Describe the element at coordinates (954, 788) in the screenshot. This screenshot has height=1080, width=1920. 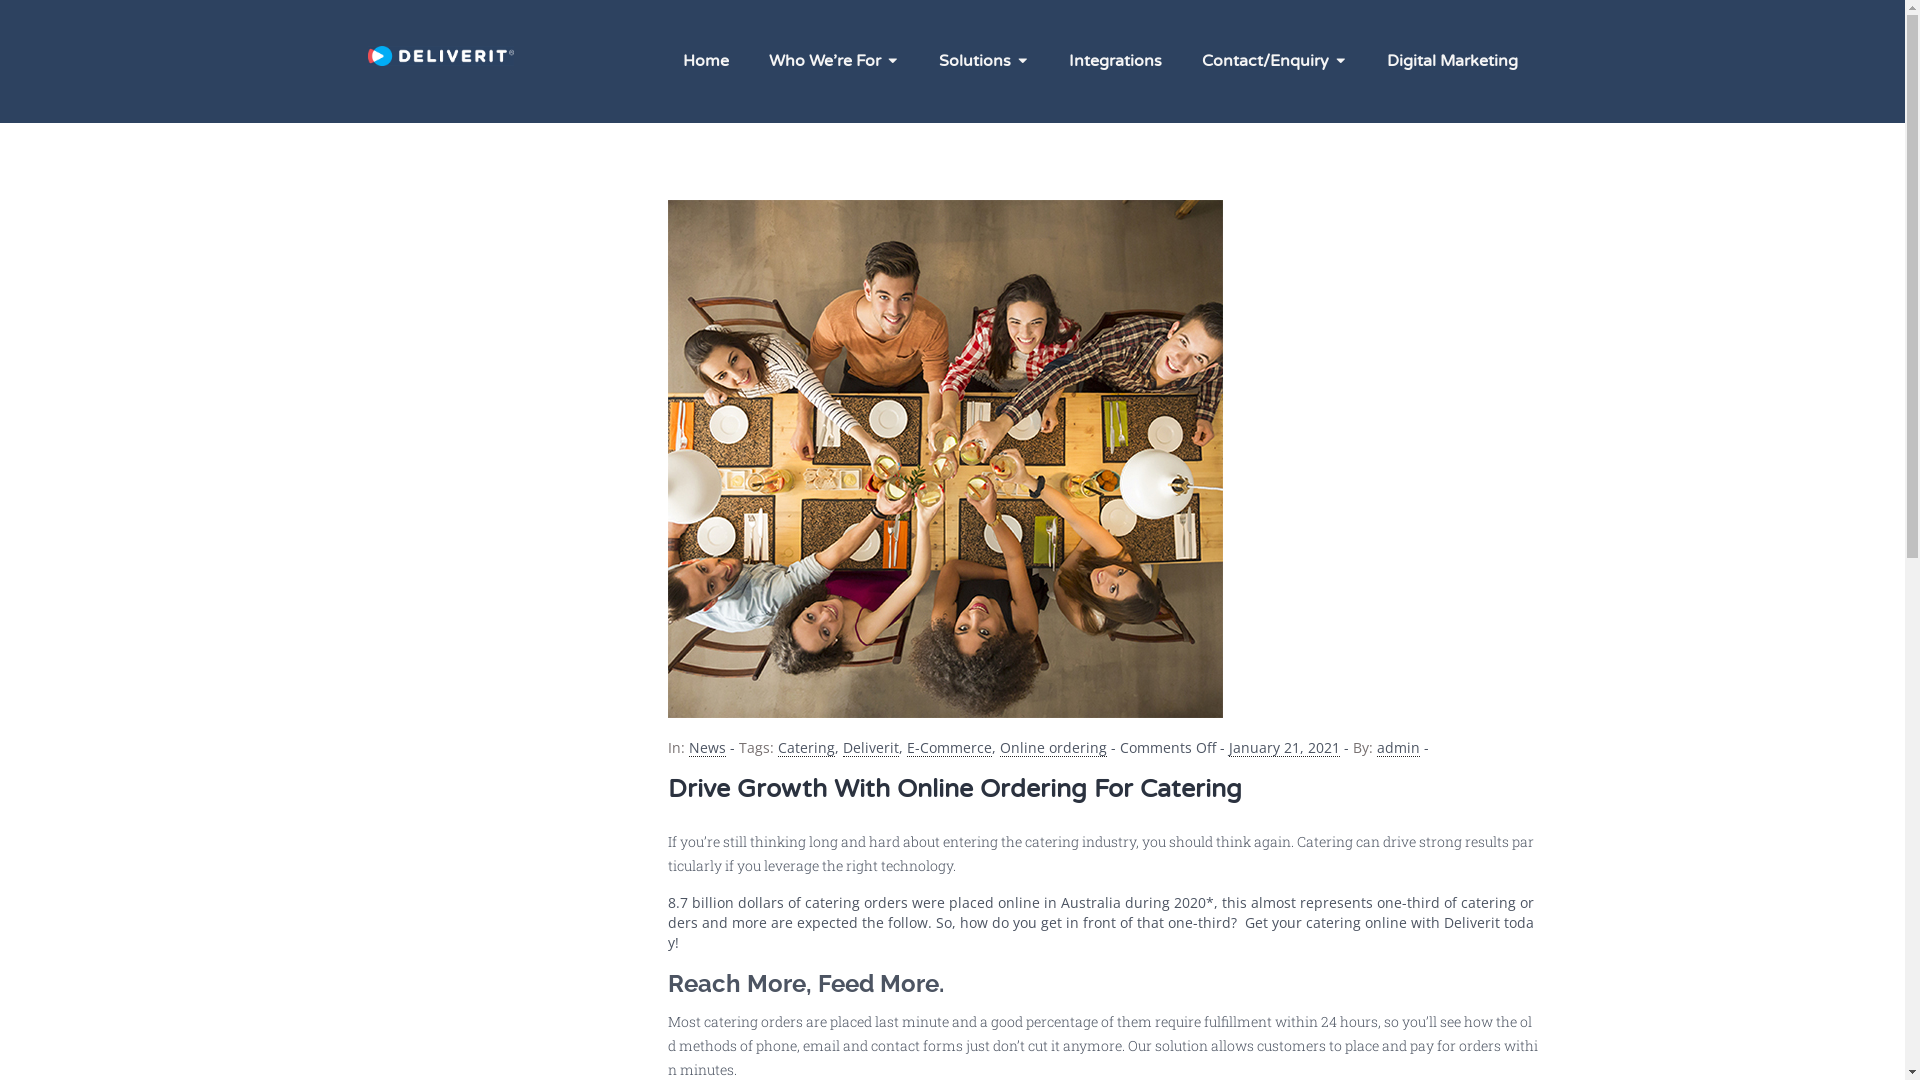
I see `'Drive Growth With Online Ordering For Catering'` at that location.